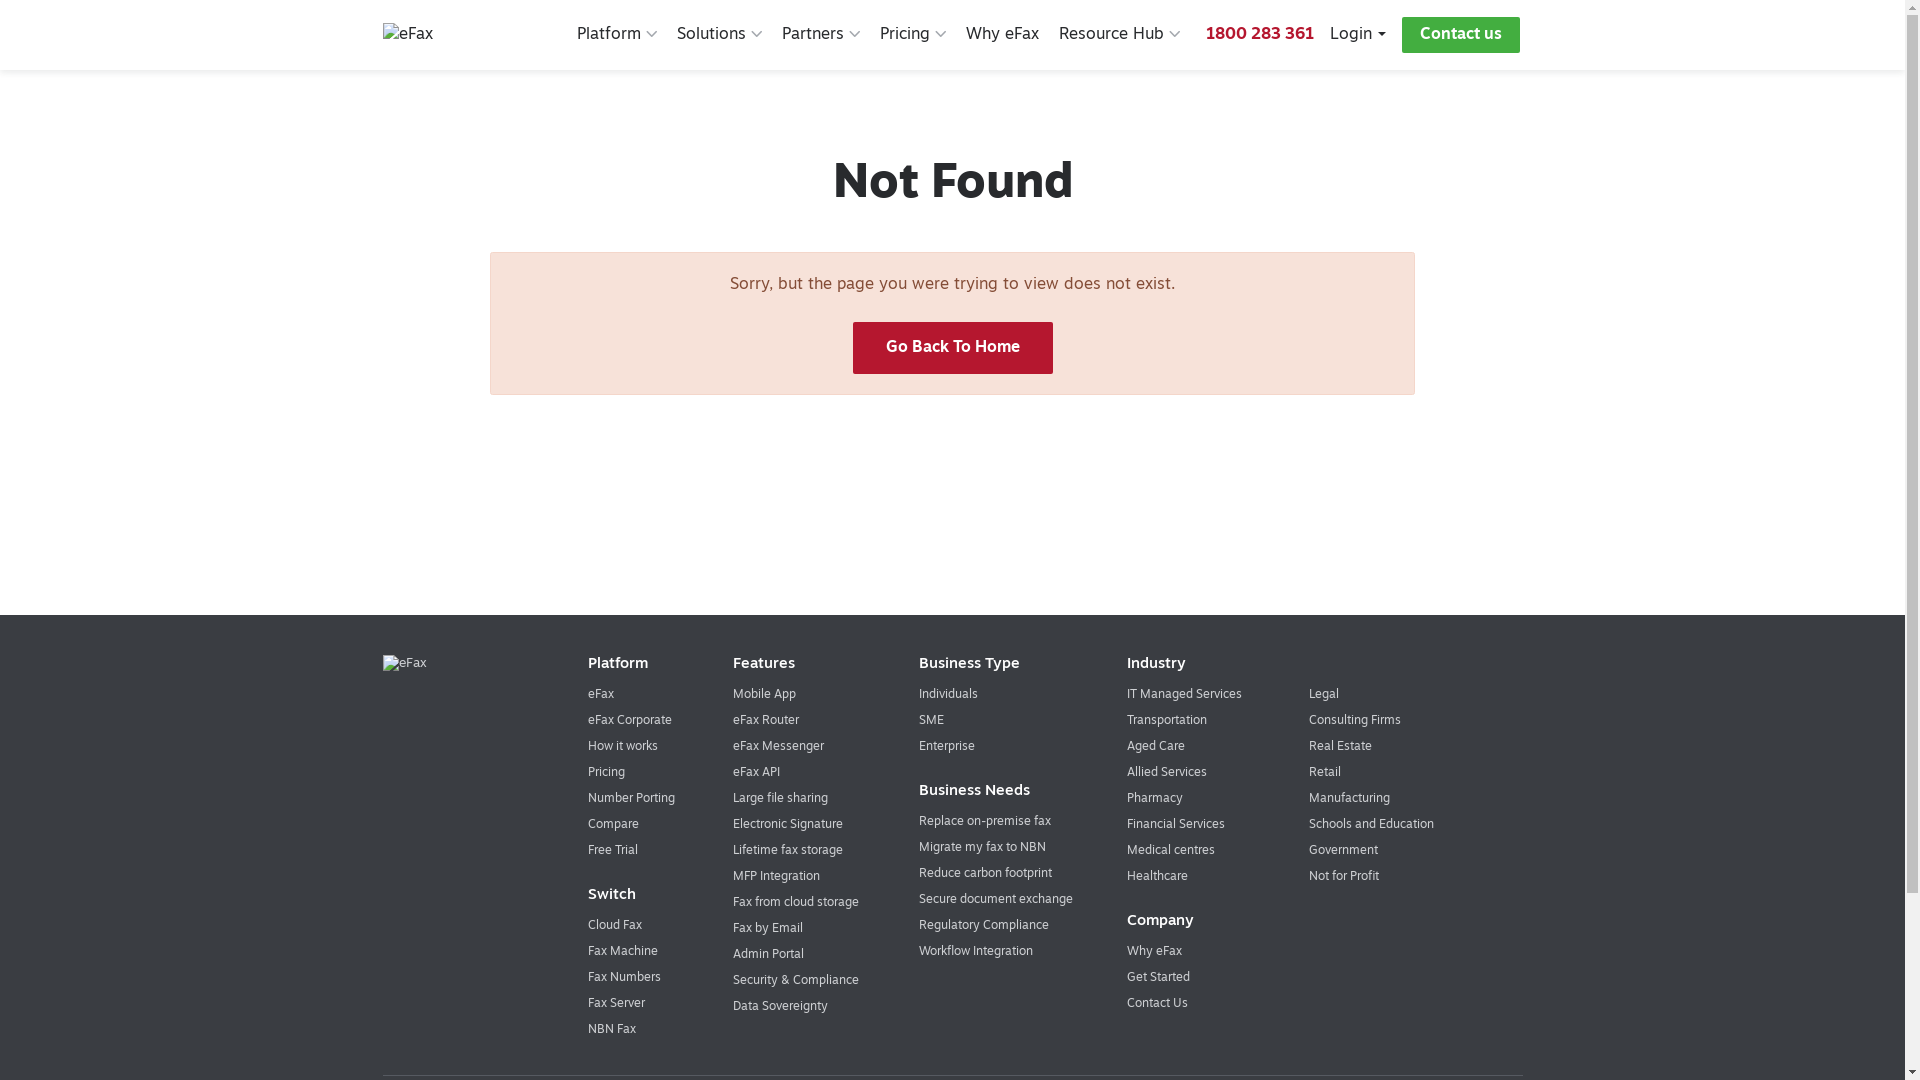 The image size is (1920, 1080). What do you see at coordinates (612, 851) in the screenshot?
I see `'Free Trial'` at bounding box center [612, 851].